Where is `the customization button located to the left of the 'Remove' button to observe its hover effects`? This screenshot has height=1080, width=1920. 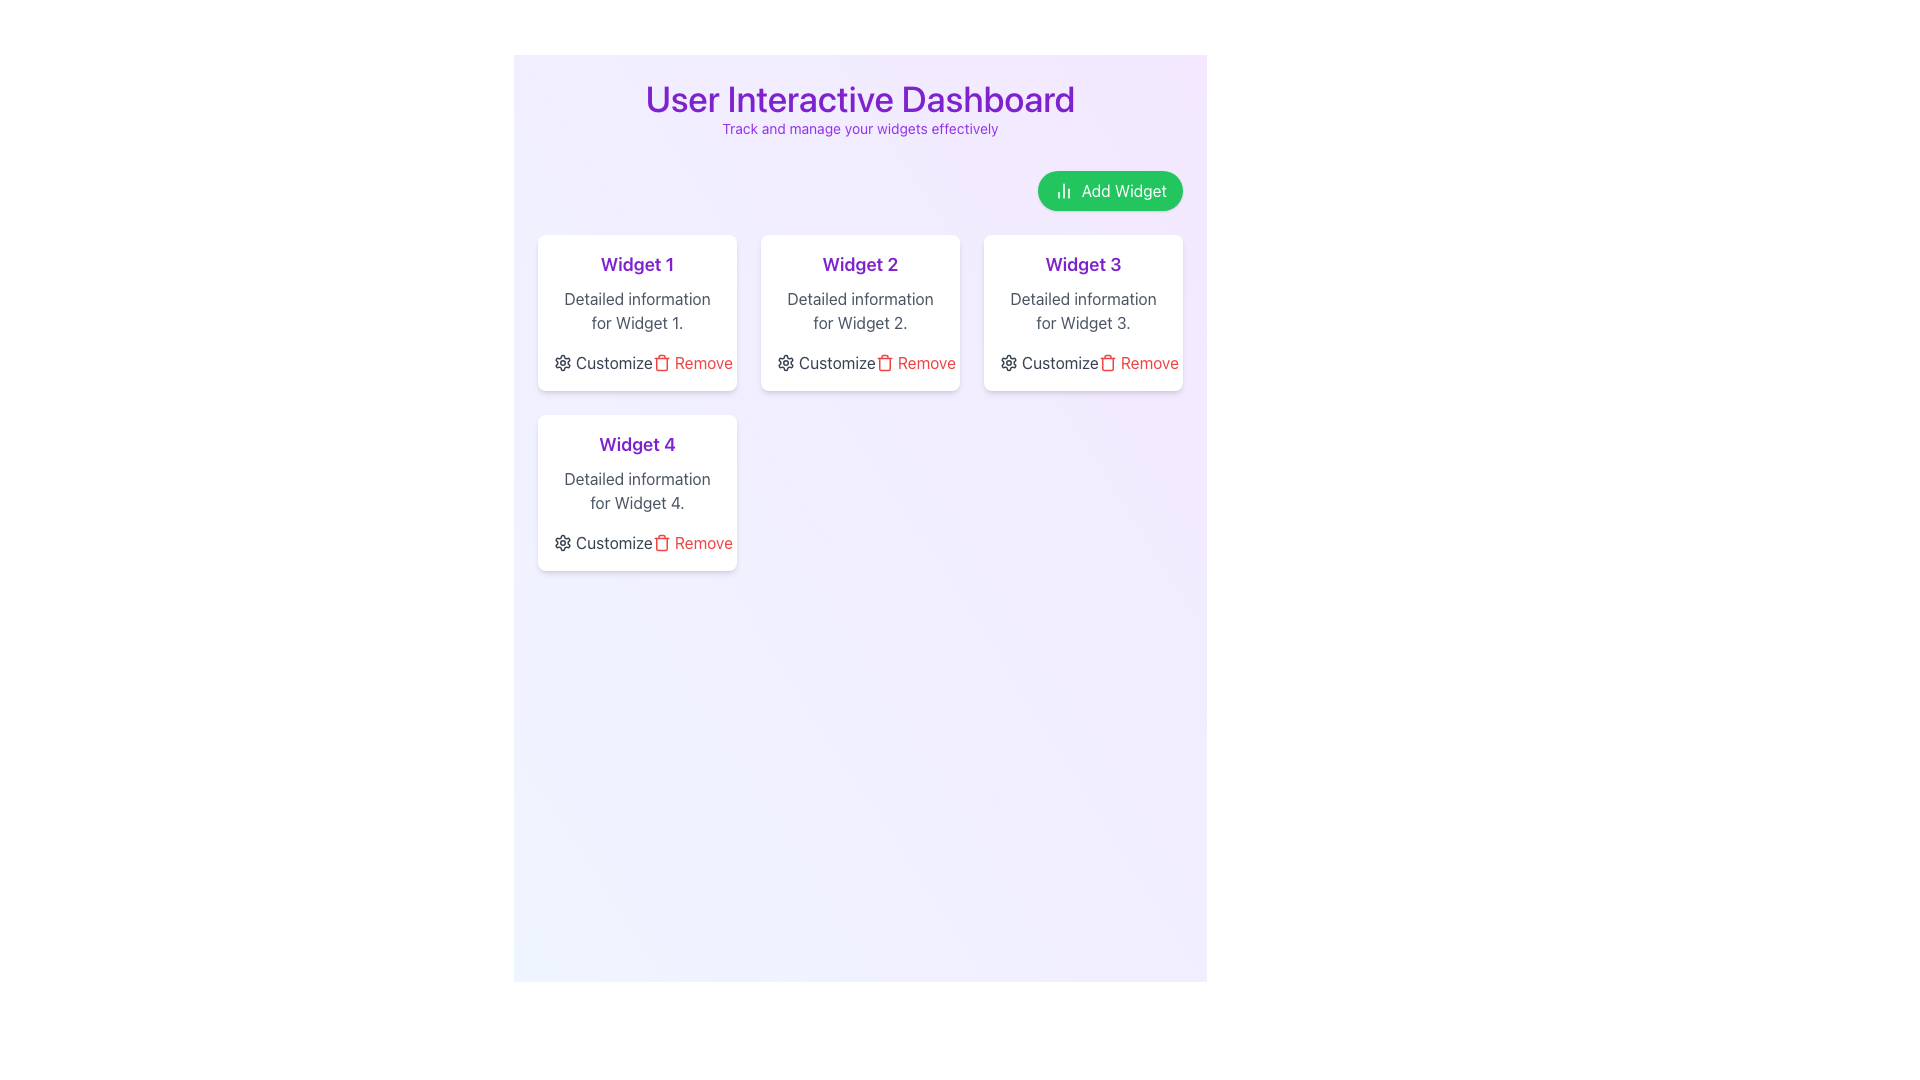 the customization button located to the left of the 'Remove' button to observe its hover effects is located at coordinates (602, 362).